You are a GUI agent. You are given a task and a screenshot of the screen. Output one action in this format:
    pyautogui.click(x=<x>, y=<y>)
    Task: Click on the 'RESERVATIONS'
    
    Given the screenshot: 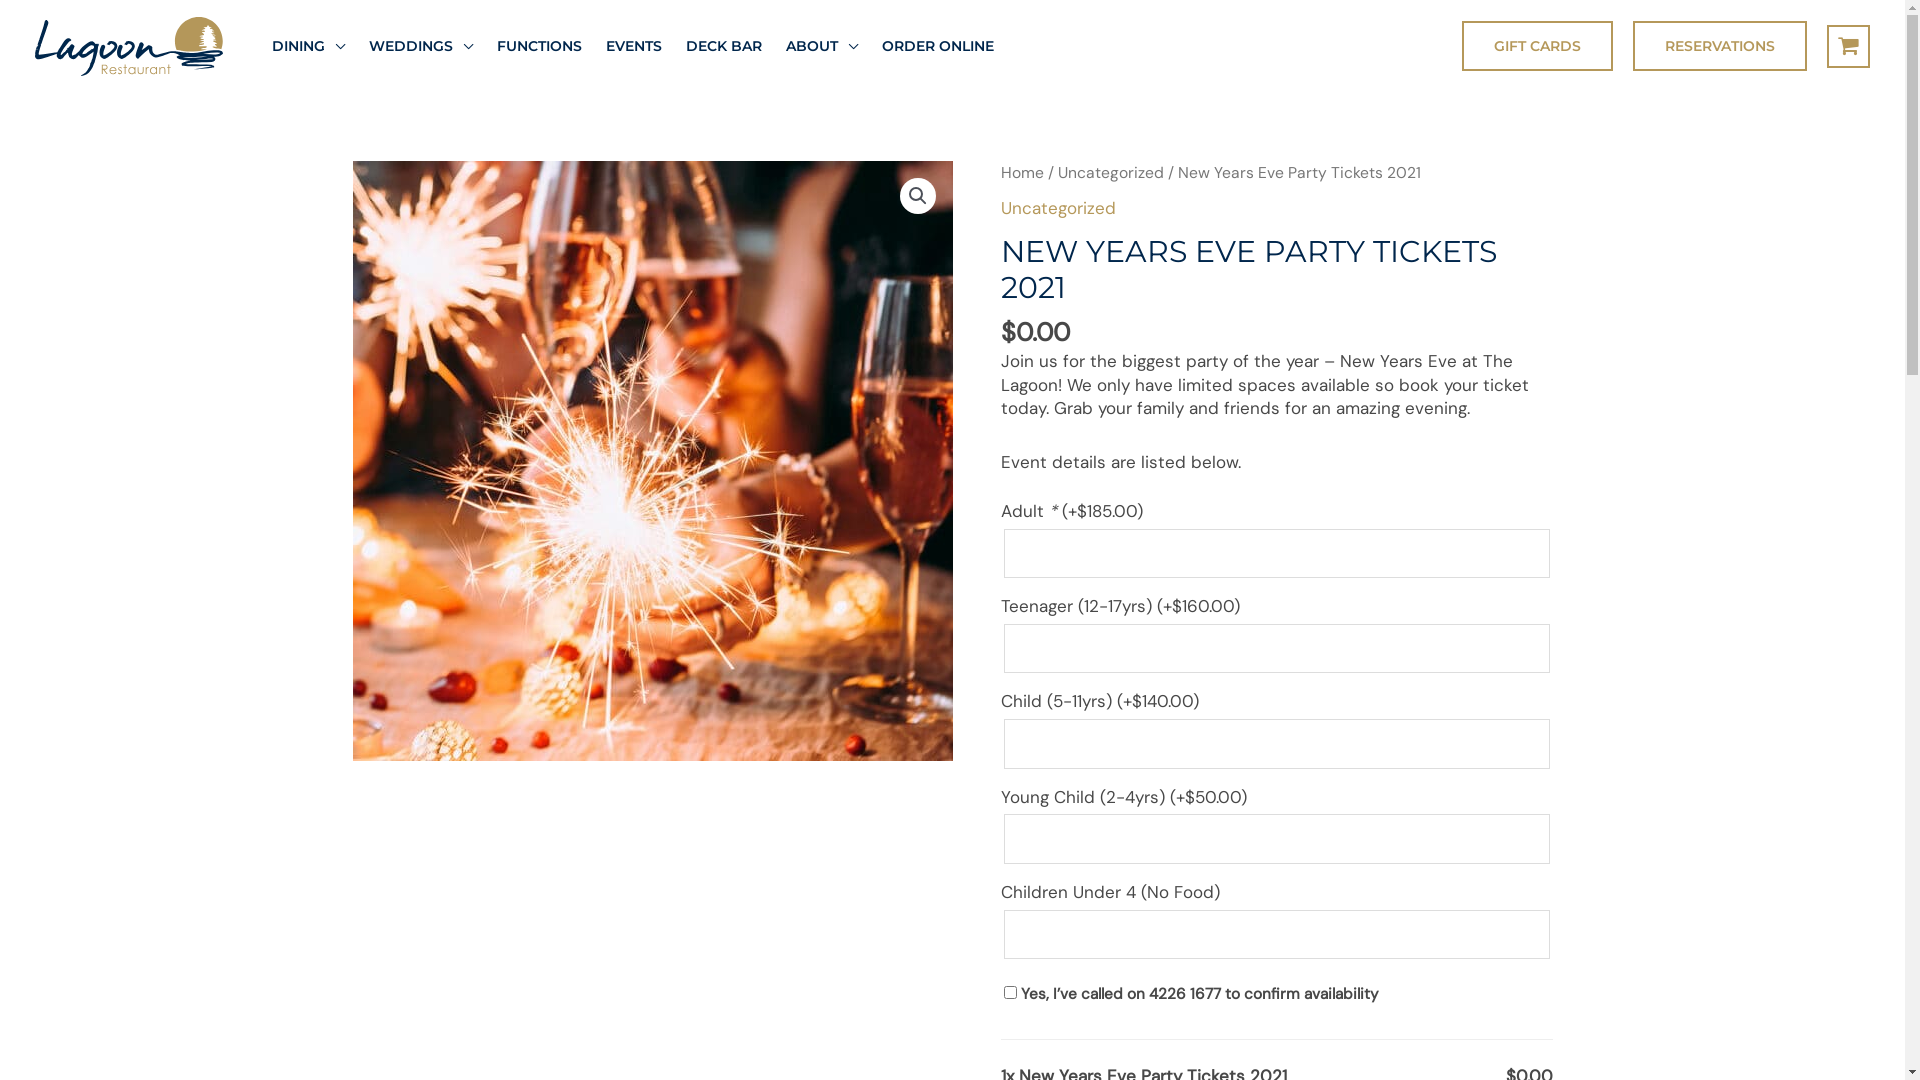 What is the action you would take?
    pyautogui.click(x=1718, y=45)
    